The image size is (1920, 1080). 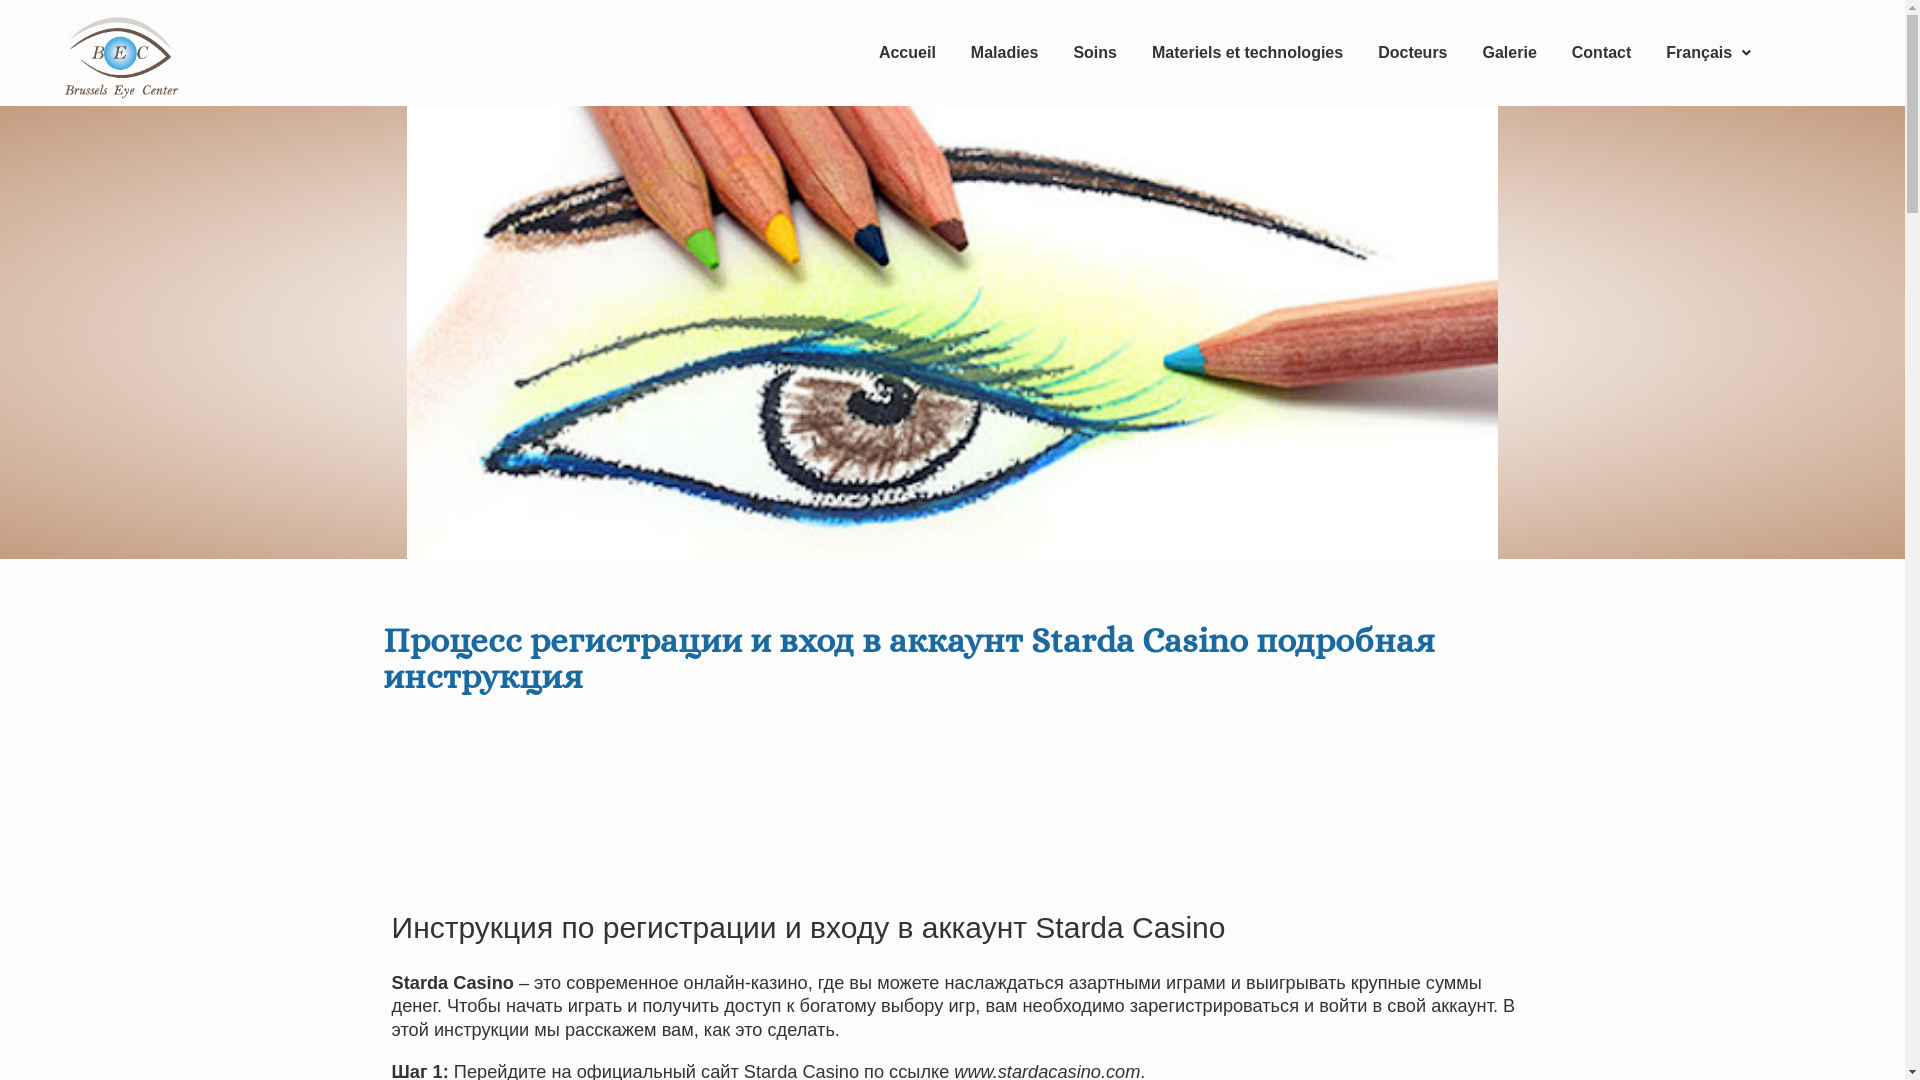 What do you see at coordinates (1411, 52) in the screenshot?
I see `'Docteurs'` at bounding box center [1411, 52].